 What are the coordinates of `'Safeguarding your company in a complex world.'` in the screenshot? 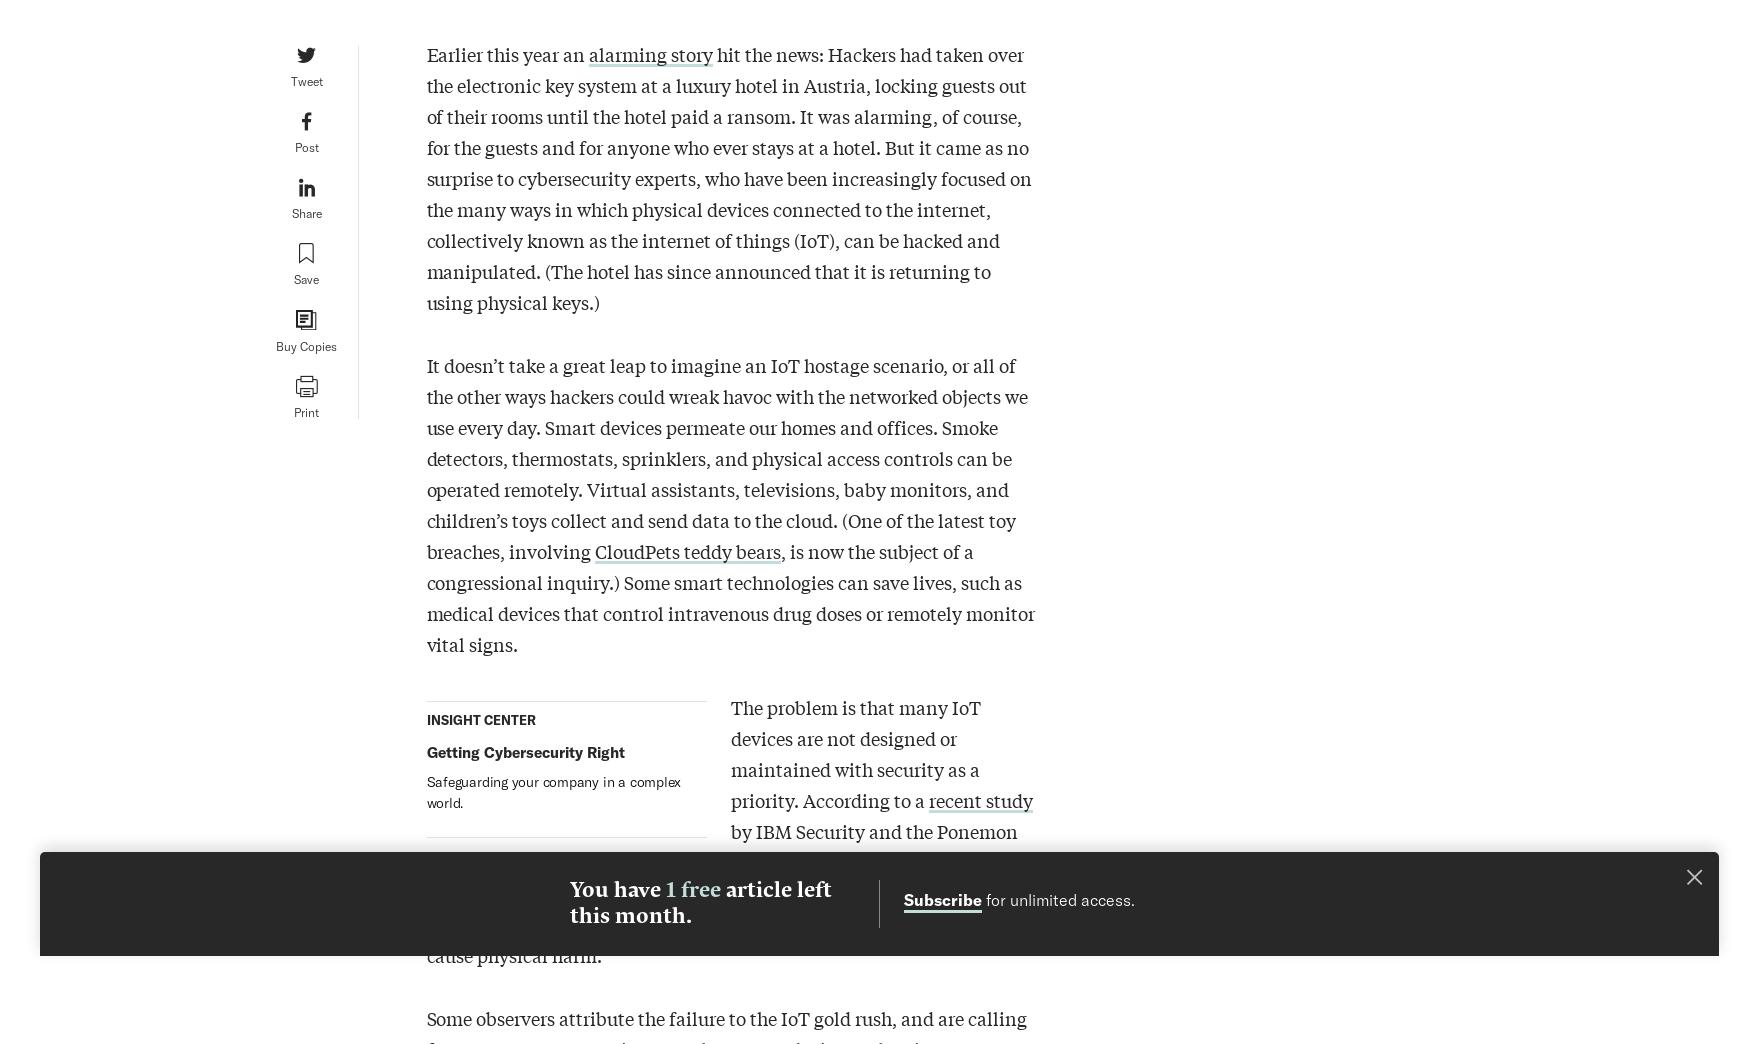 It's located at (552, 790).